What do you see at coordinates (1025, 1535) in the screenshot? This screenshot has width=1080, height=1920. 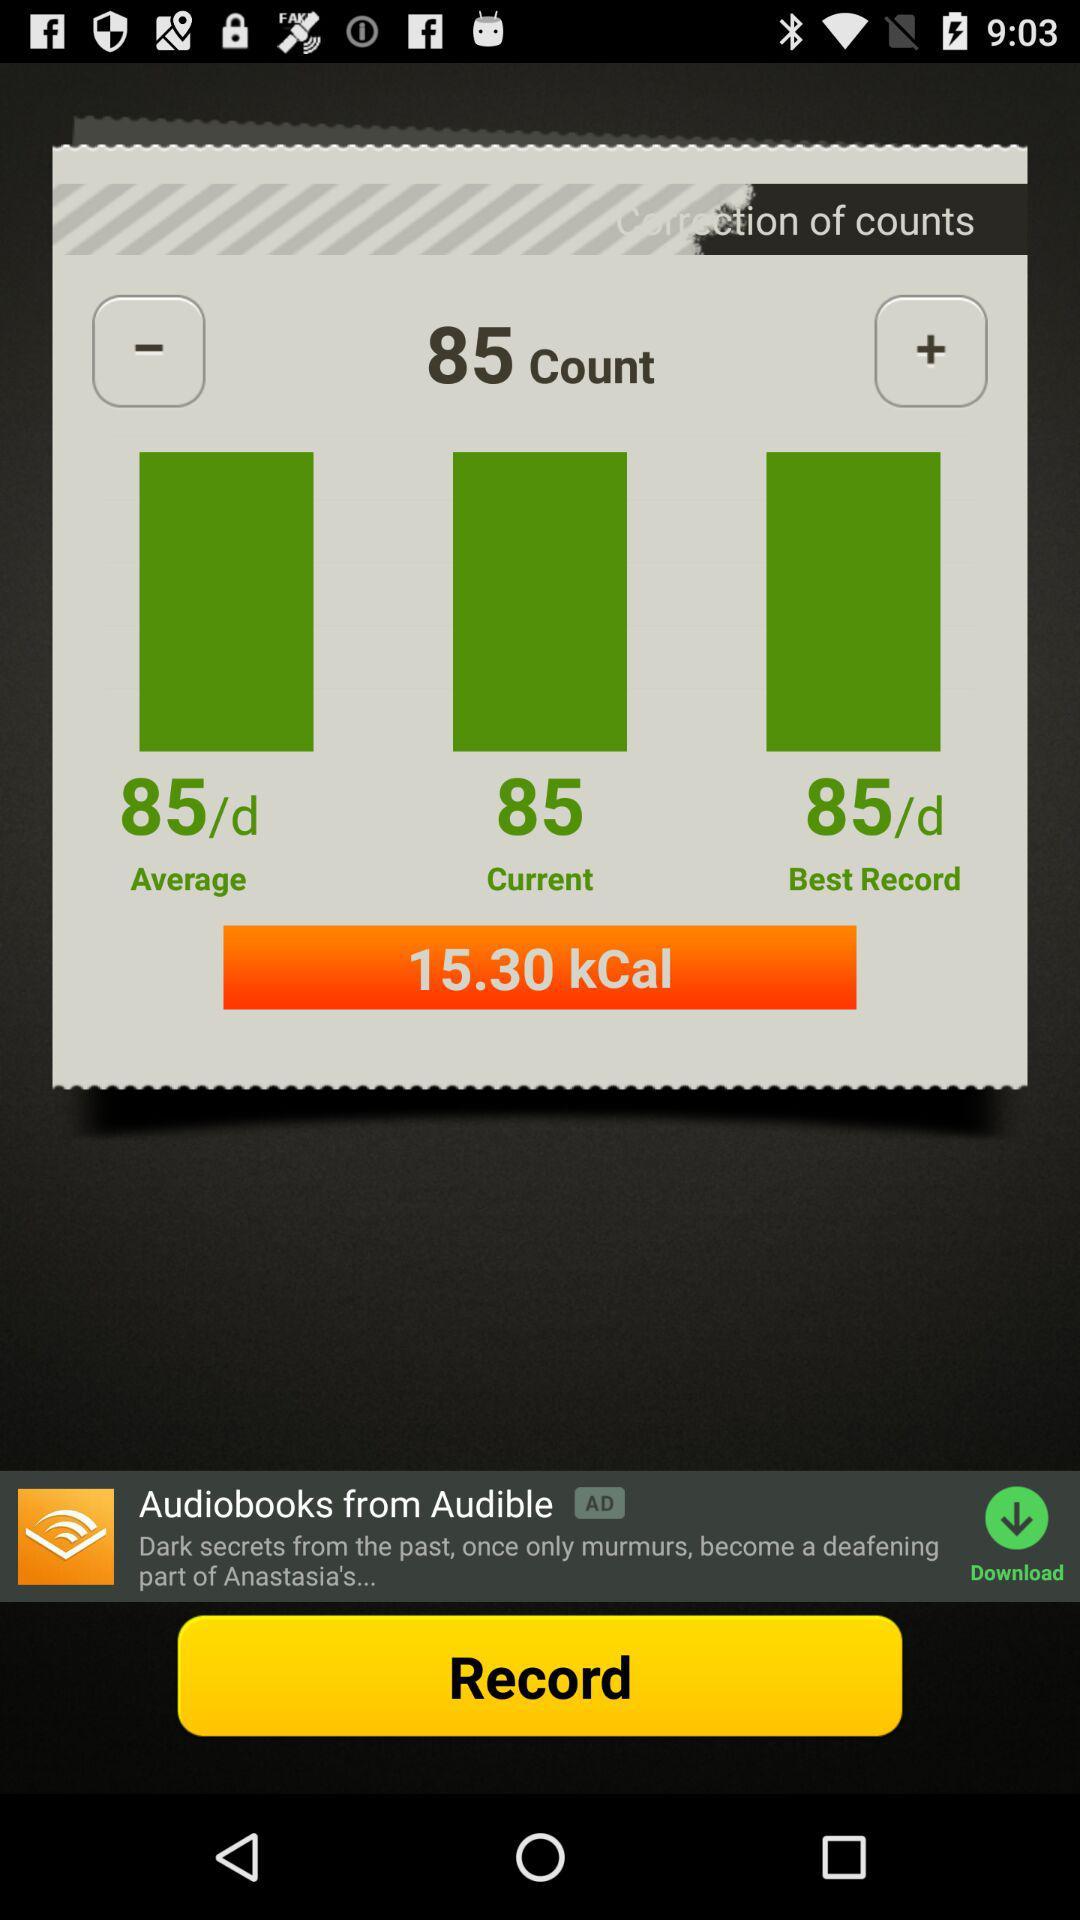 I see `the download button on the bottom right` at bounding box center [1025, 1535].